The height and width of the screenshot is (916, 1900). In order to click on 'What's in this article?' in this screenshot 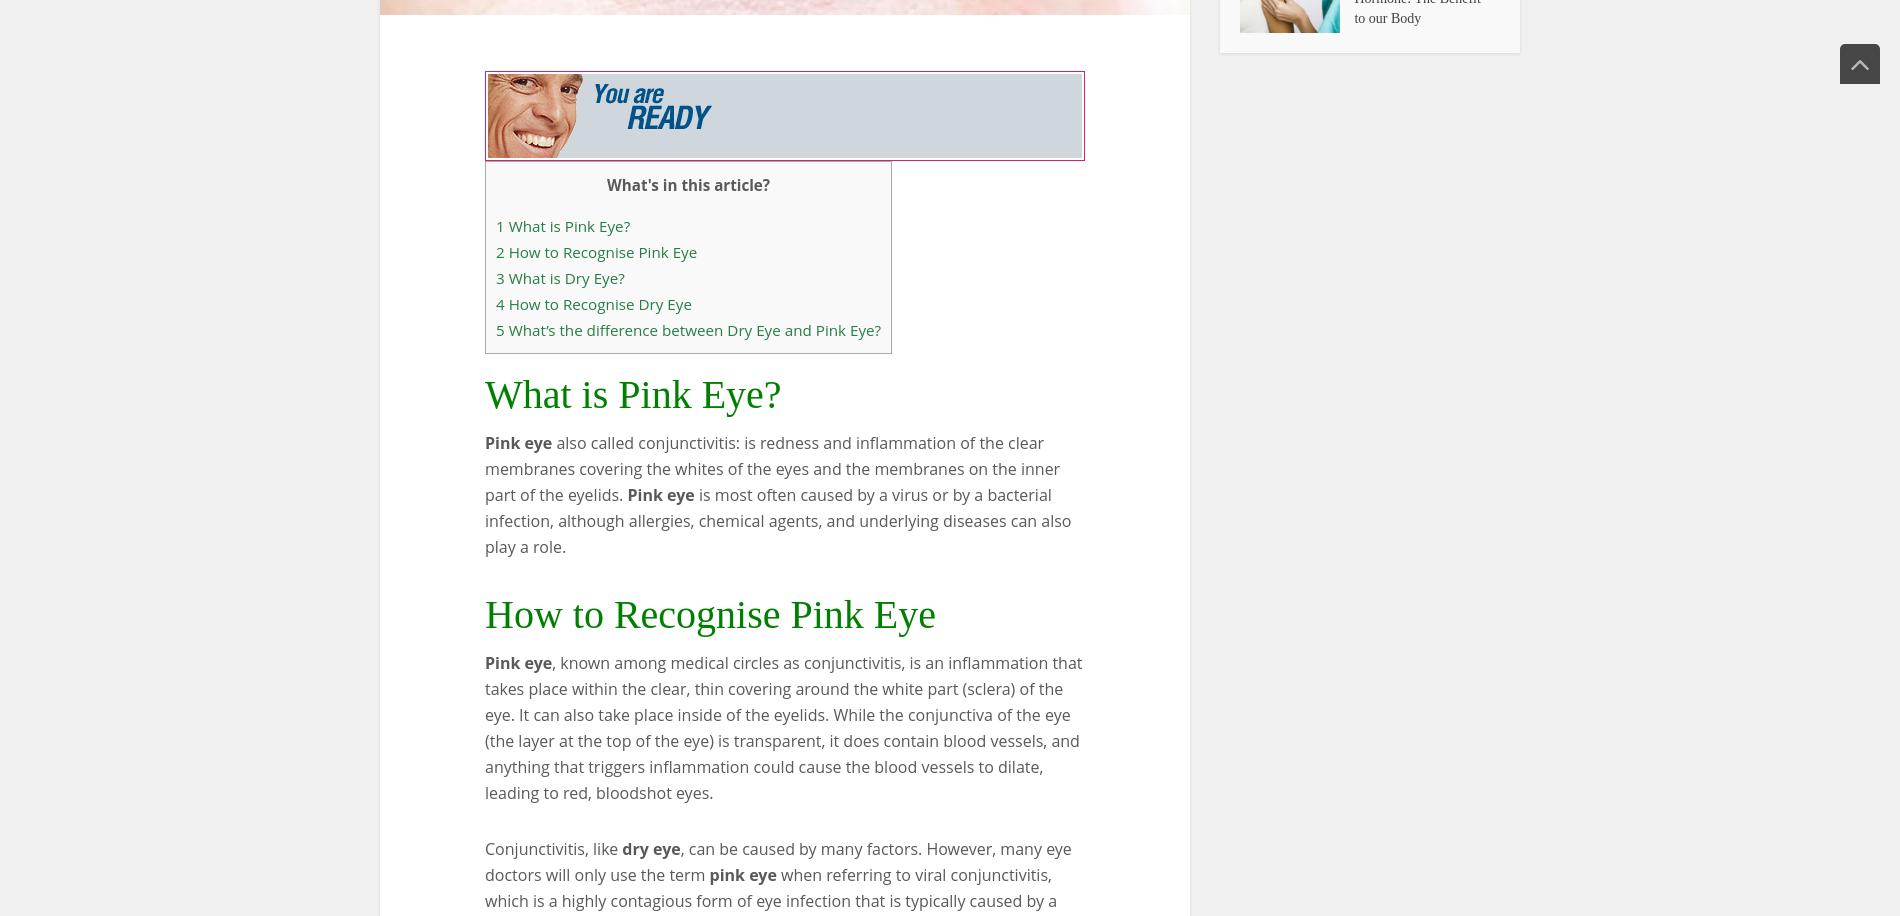, I will do `click(688, 184)`.